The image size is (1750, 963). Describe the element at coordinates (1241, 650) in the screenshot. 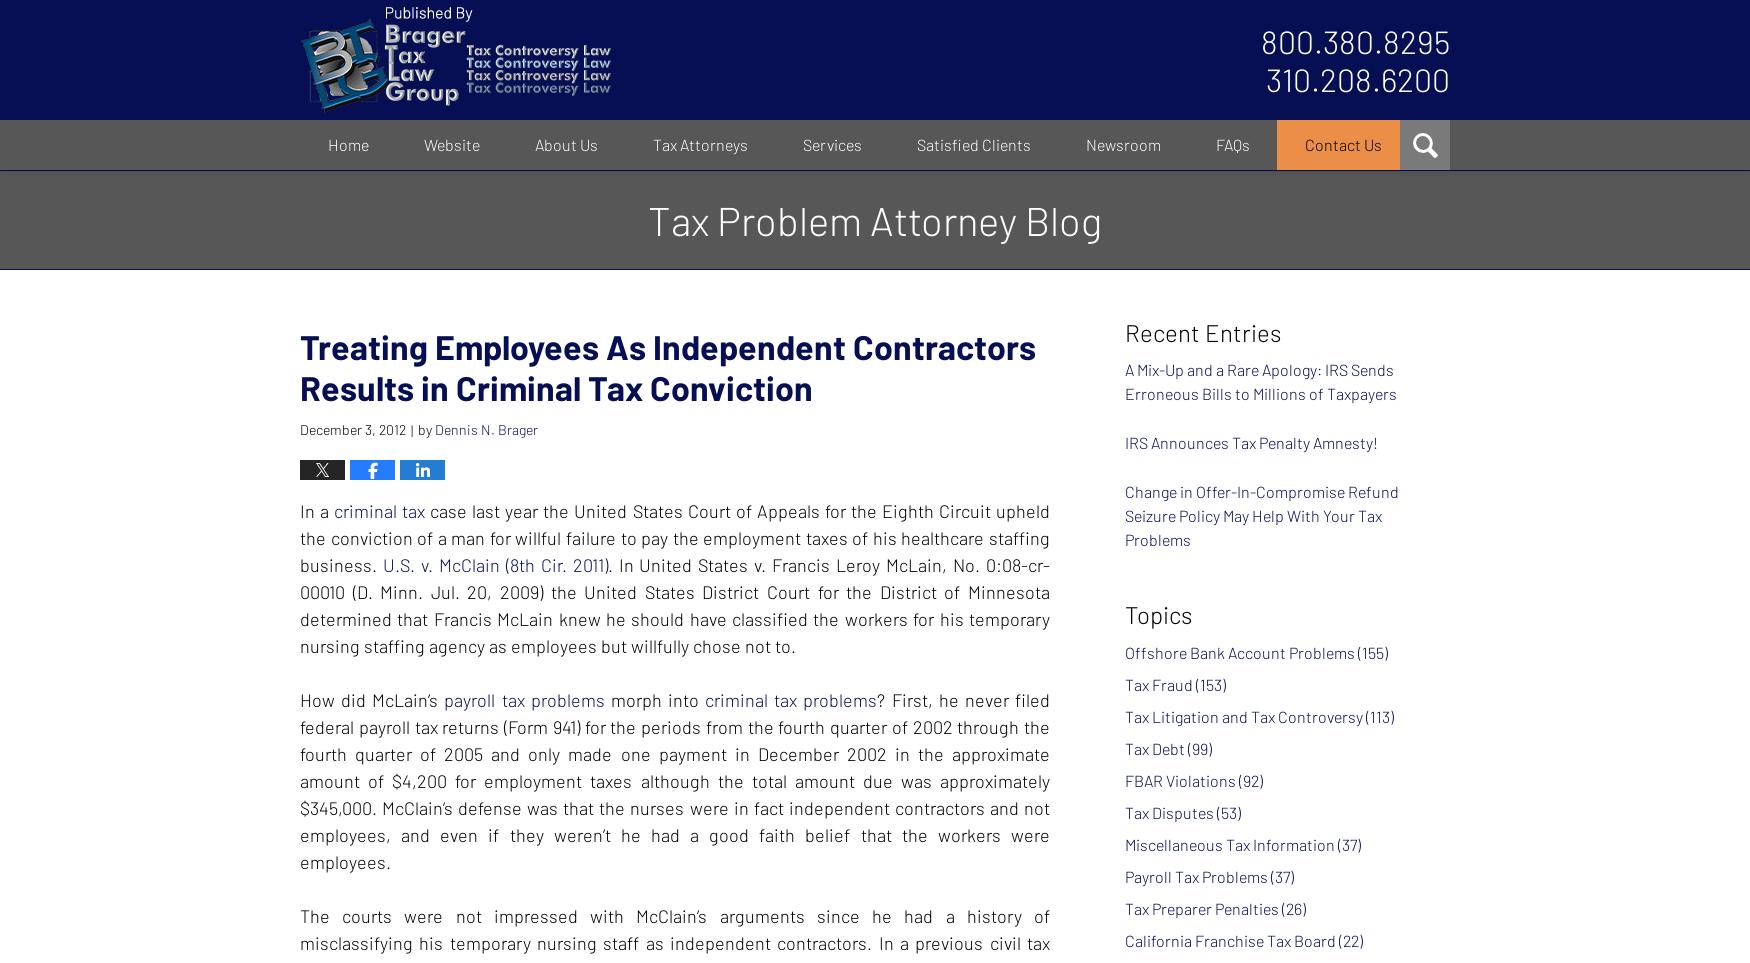

I see `'Offshore Bank Account Problems'` at that location.